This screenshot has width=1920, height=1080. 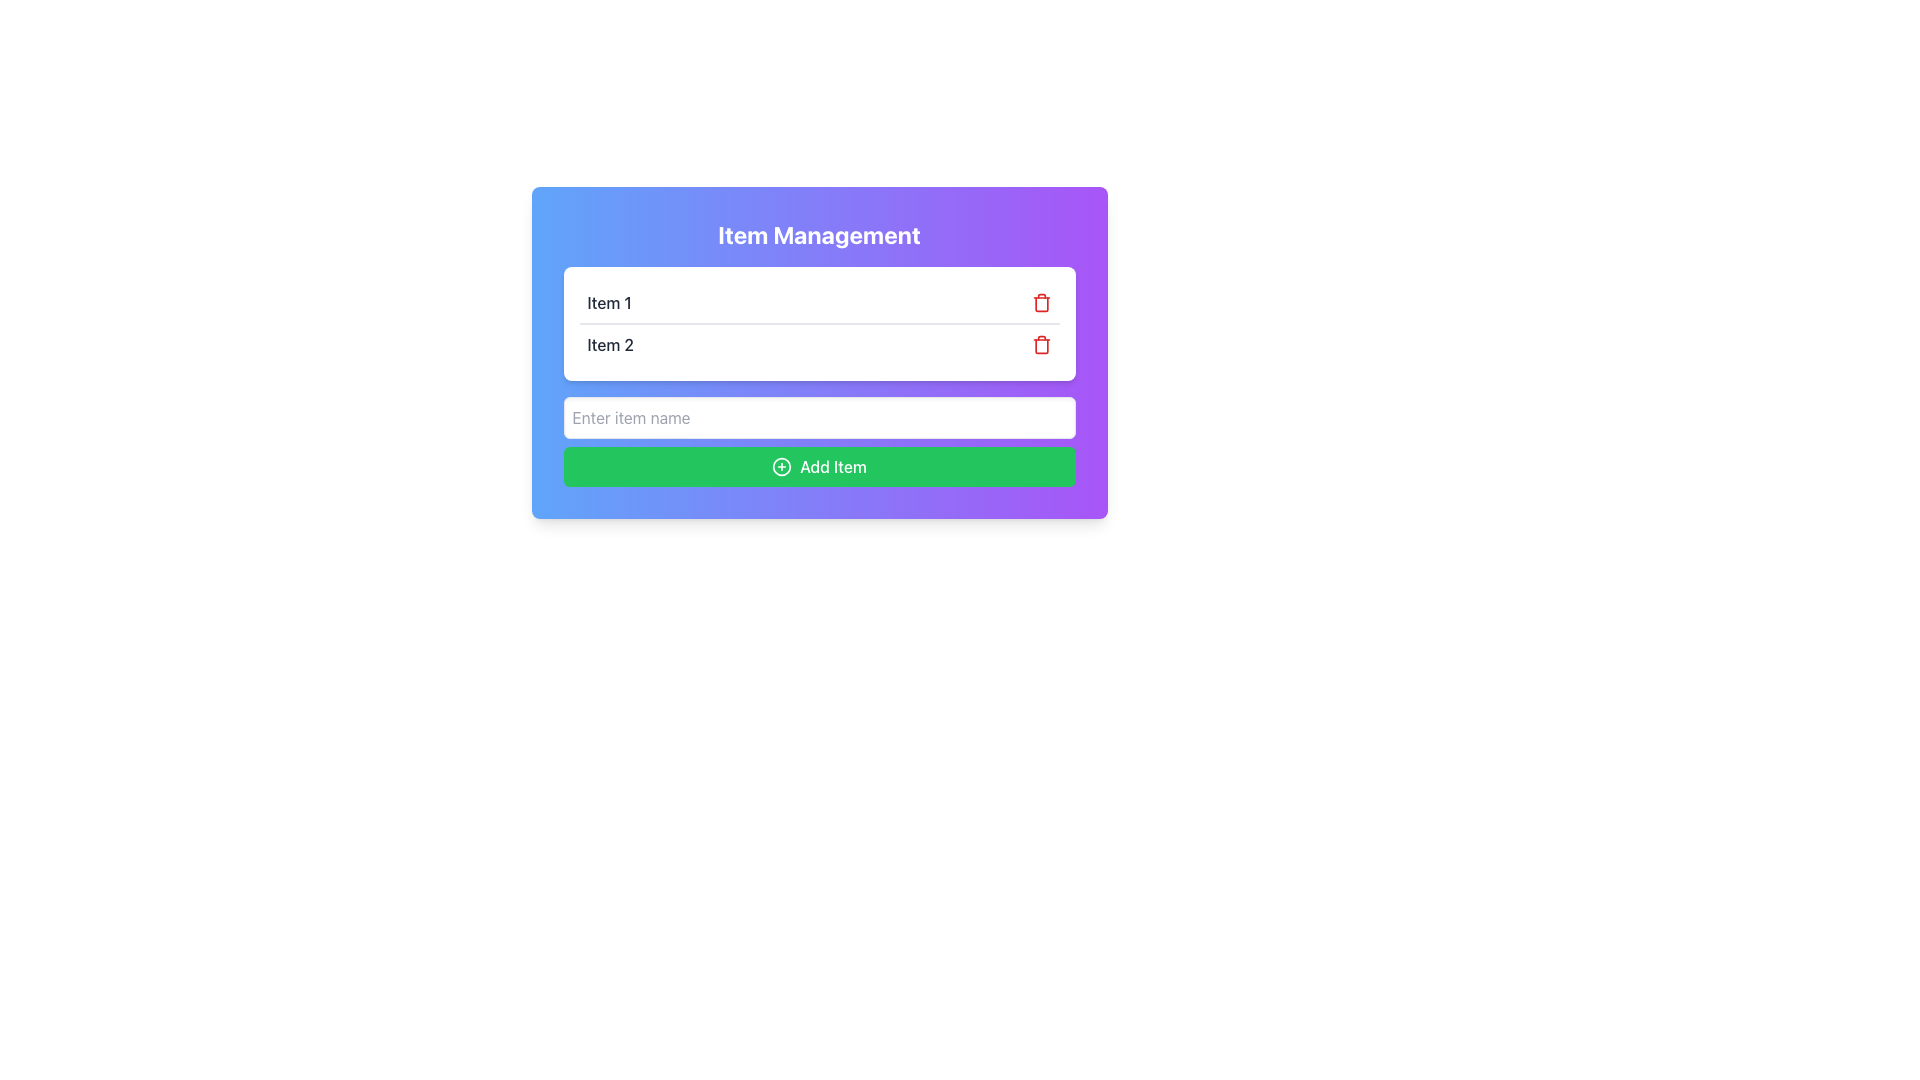 What do you see at coordinates (781, 466) in the screenshot?
I see `the circular outline within the SVG icon associated with the green 'Add Item' button located at the lower section of the interface` at bounding box center [781, 466].